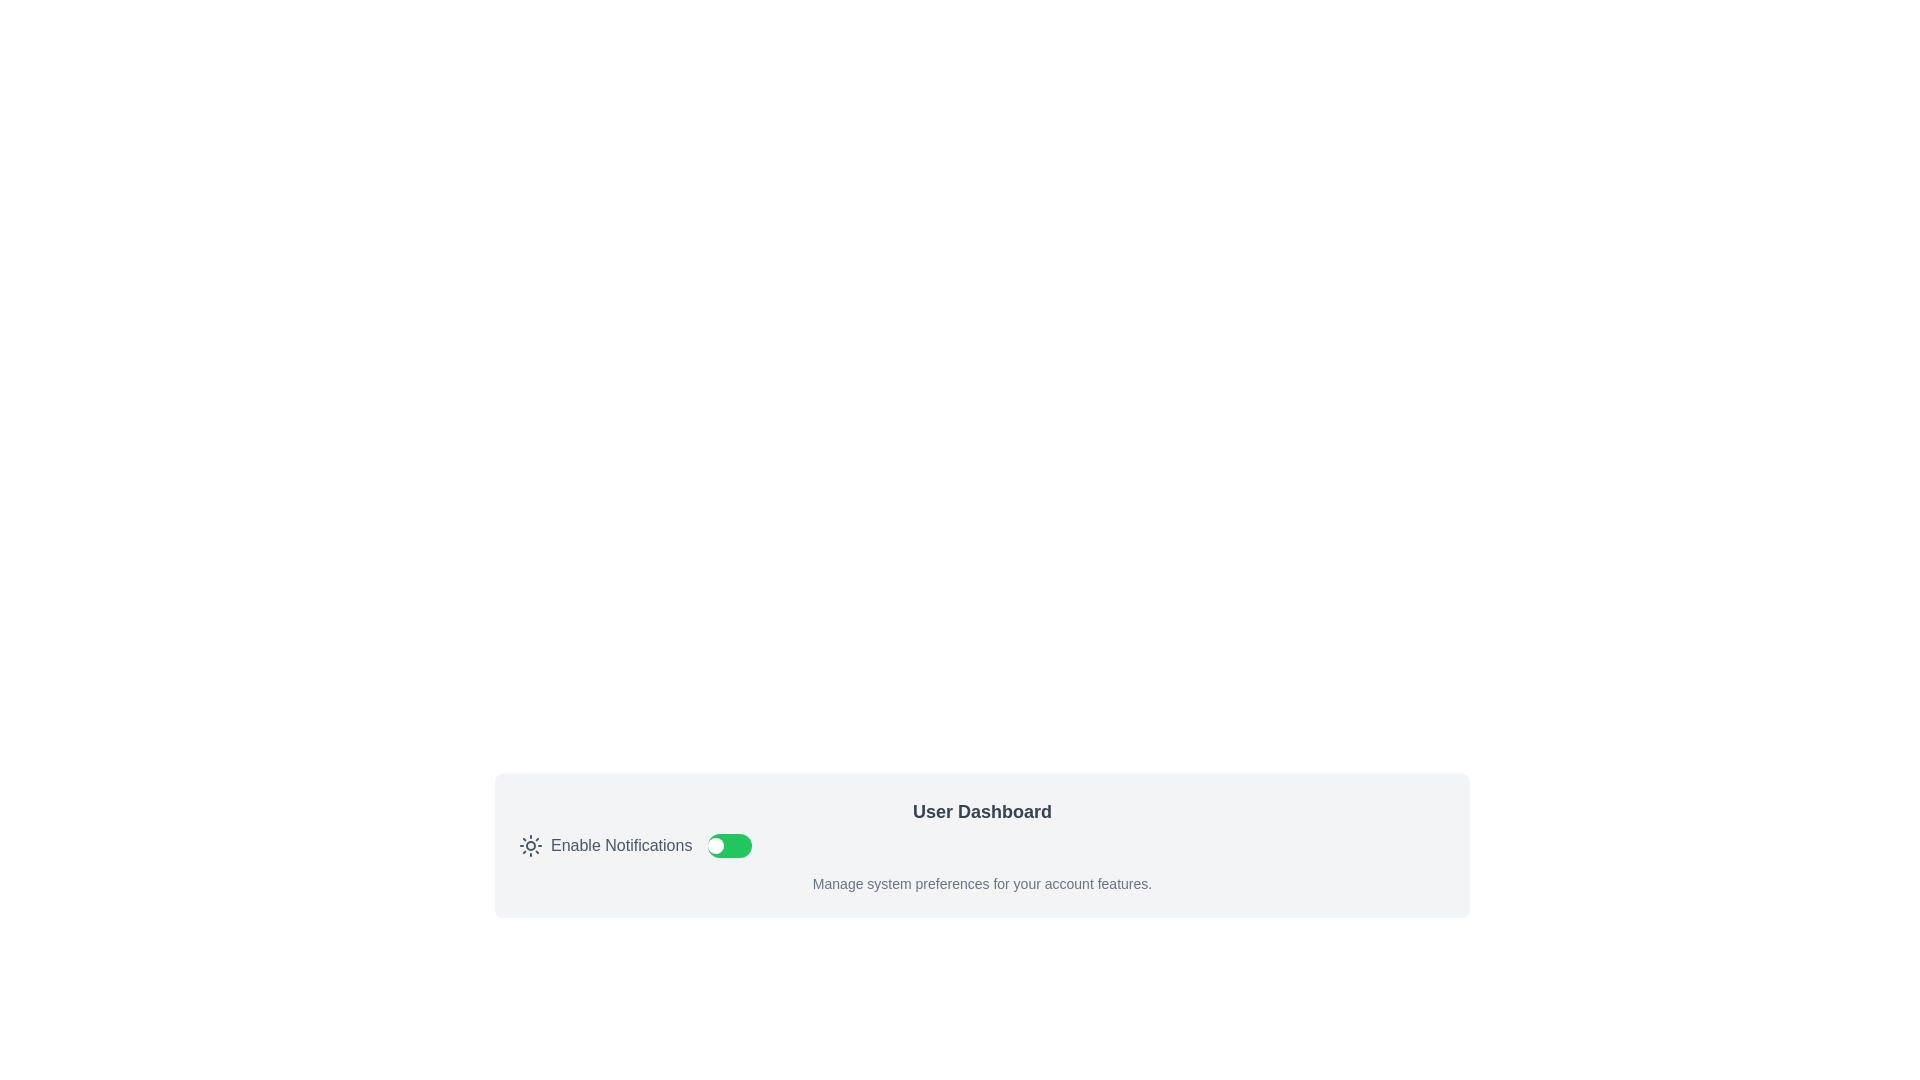  I want to click on the circular handle of the toggle switch located next to the 'Enable Notifications' label, so click(716, 845).